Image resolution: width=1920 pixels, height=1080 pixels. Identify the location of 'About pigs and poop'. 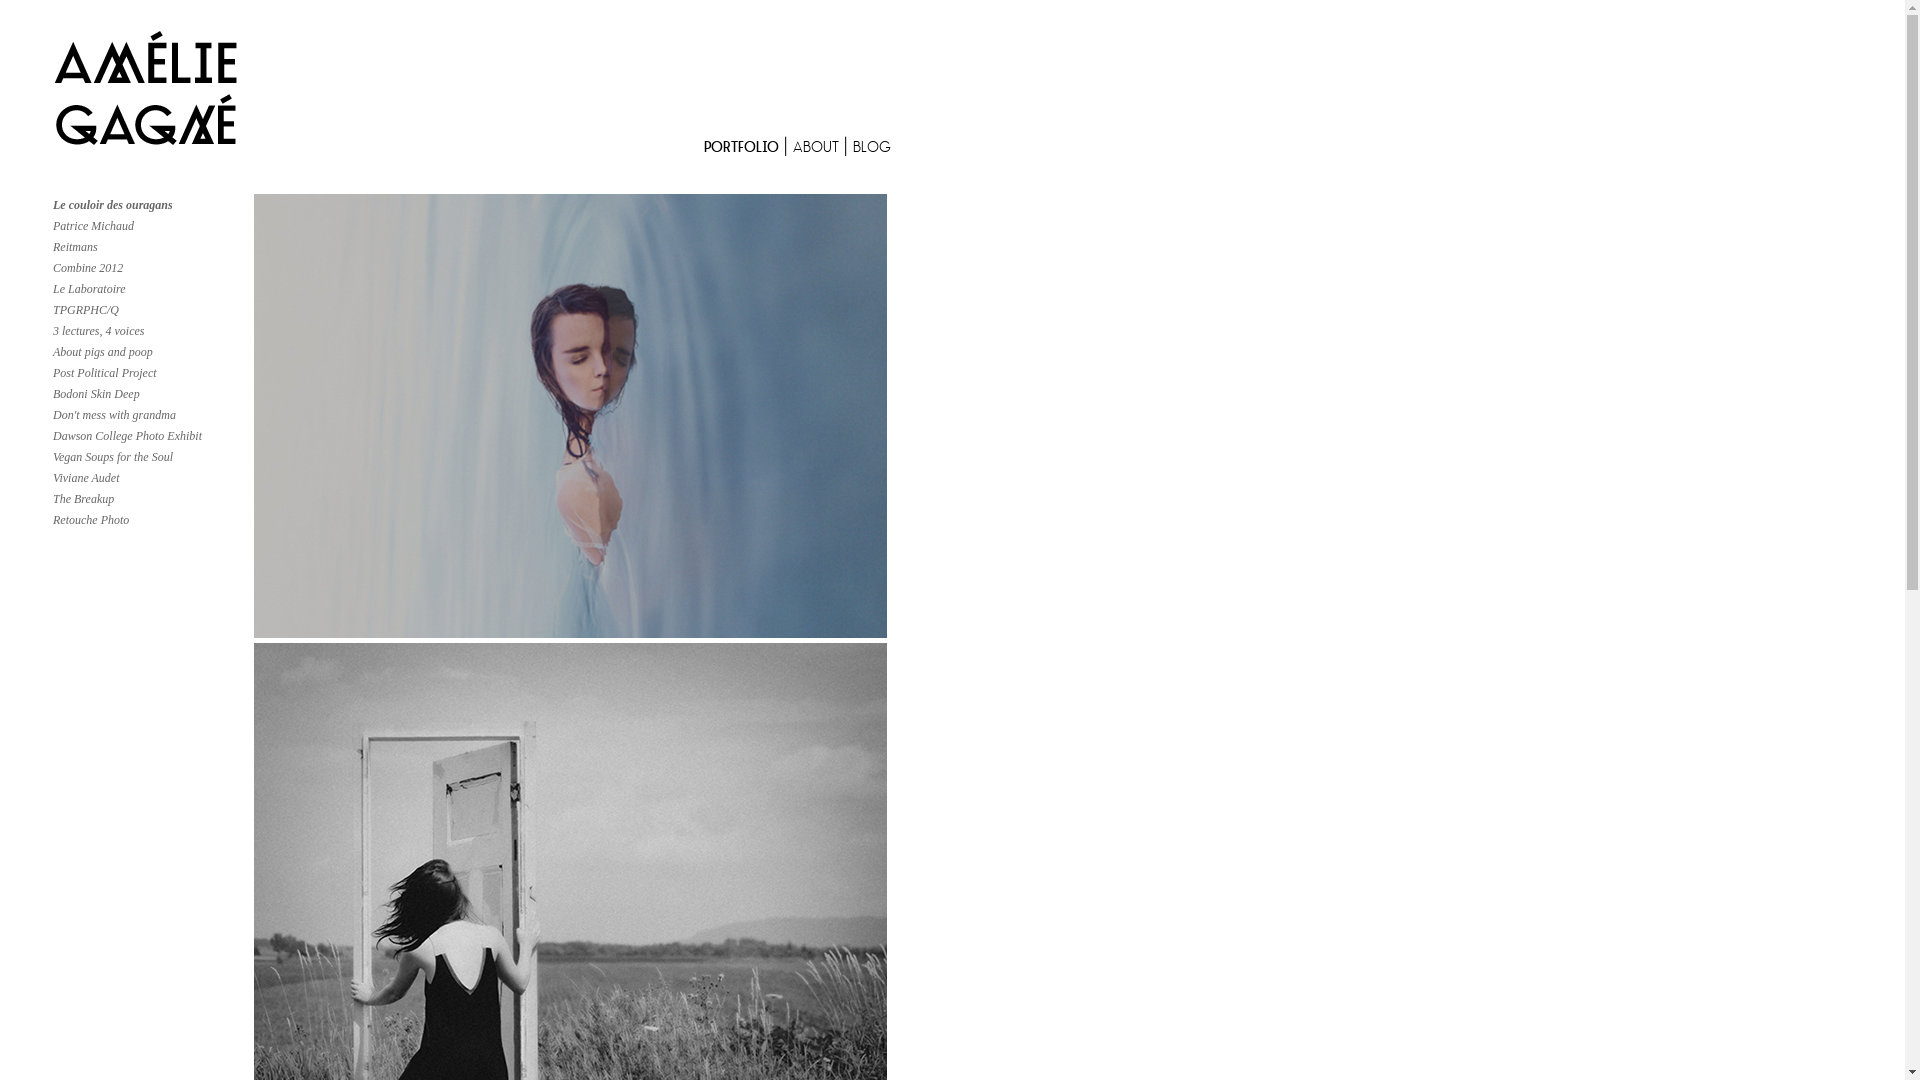
(101, 350).